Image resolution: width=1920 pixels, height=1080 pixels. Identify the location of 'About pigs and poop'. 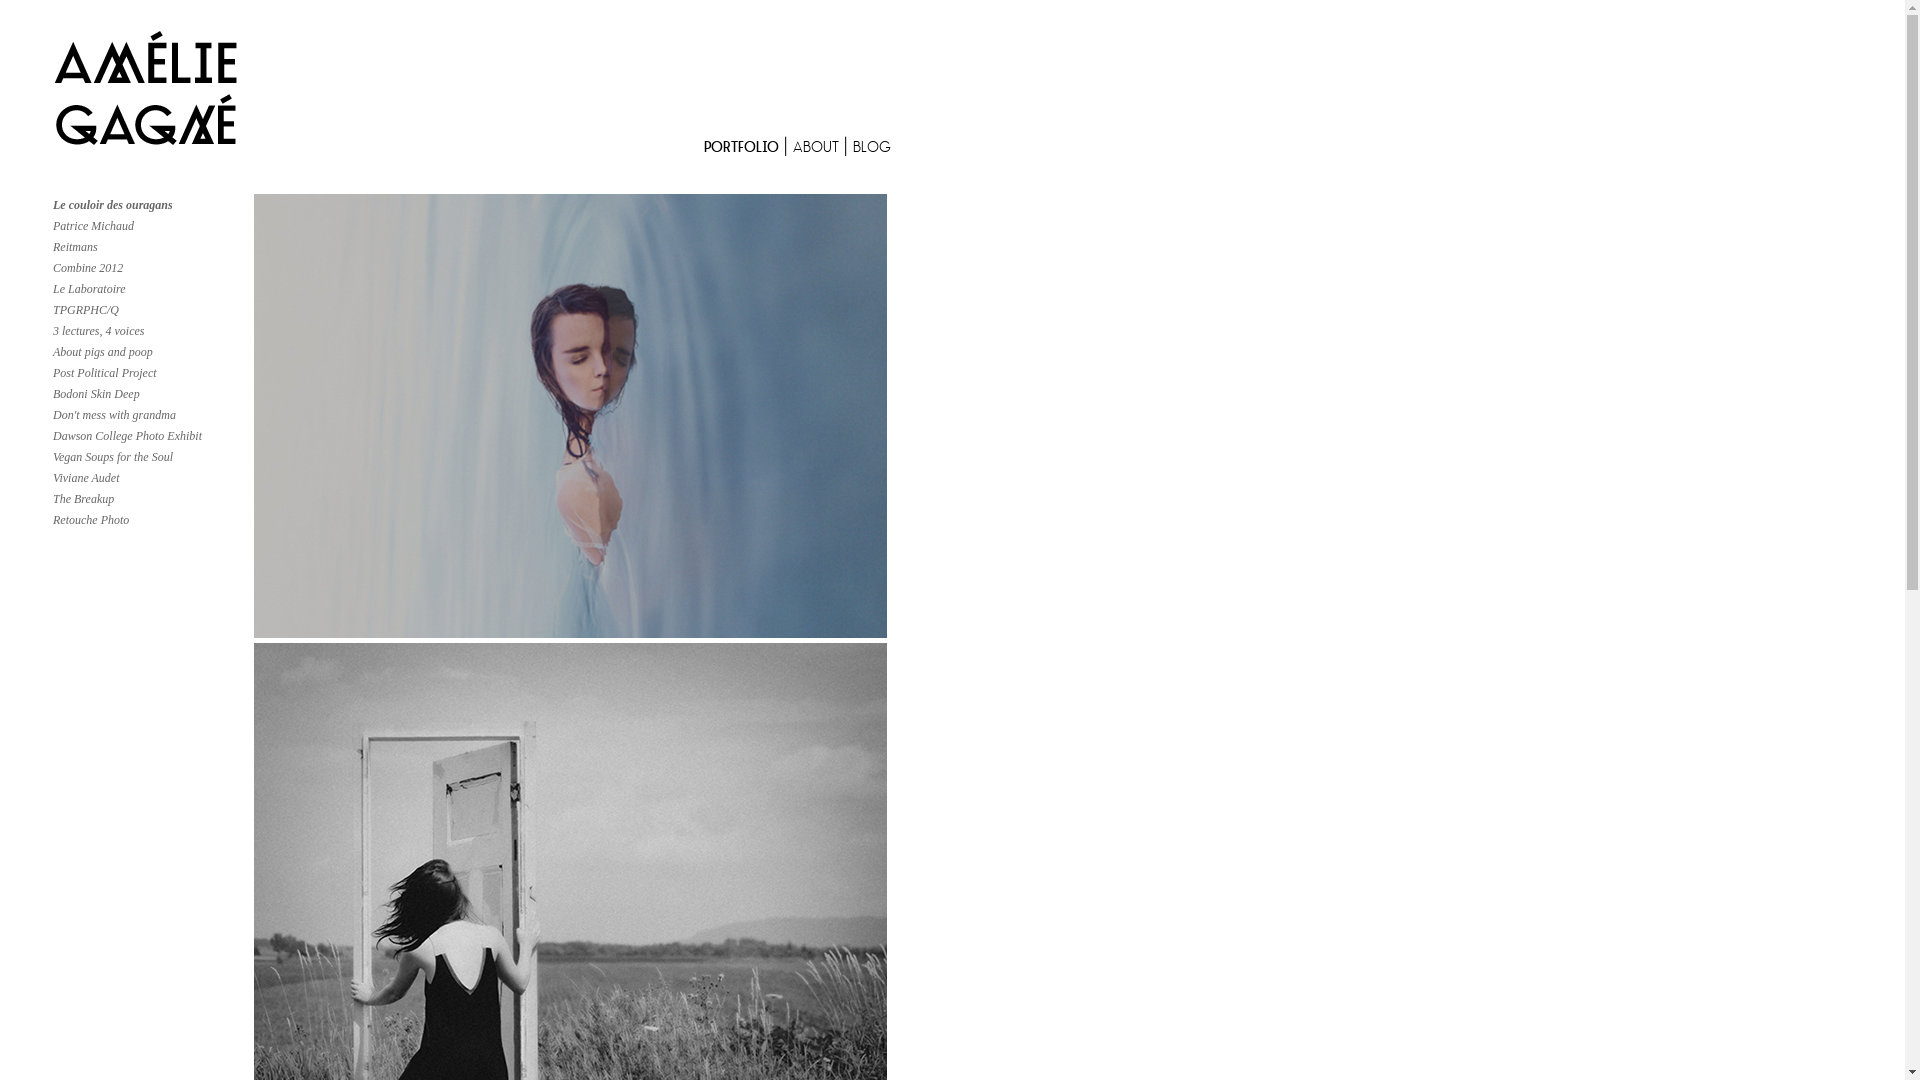
(101, 350).